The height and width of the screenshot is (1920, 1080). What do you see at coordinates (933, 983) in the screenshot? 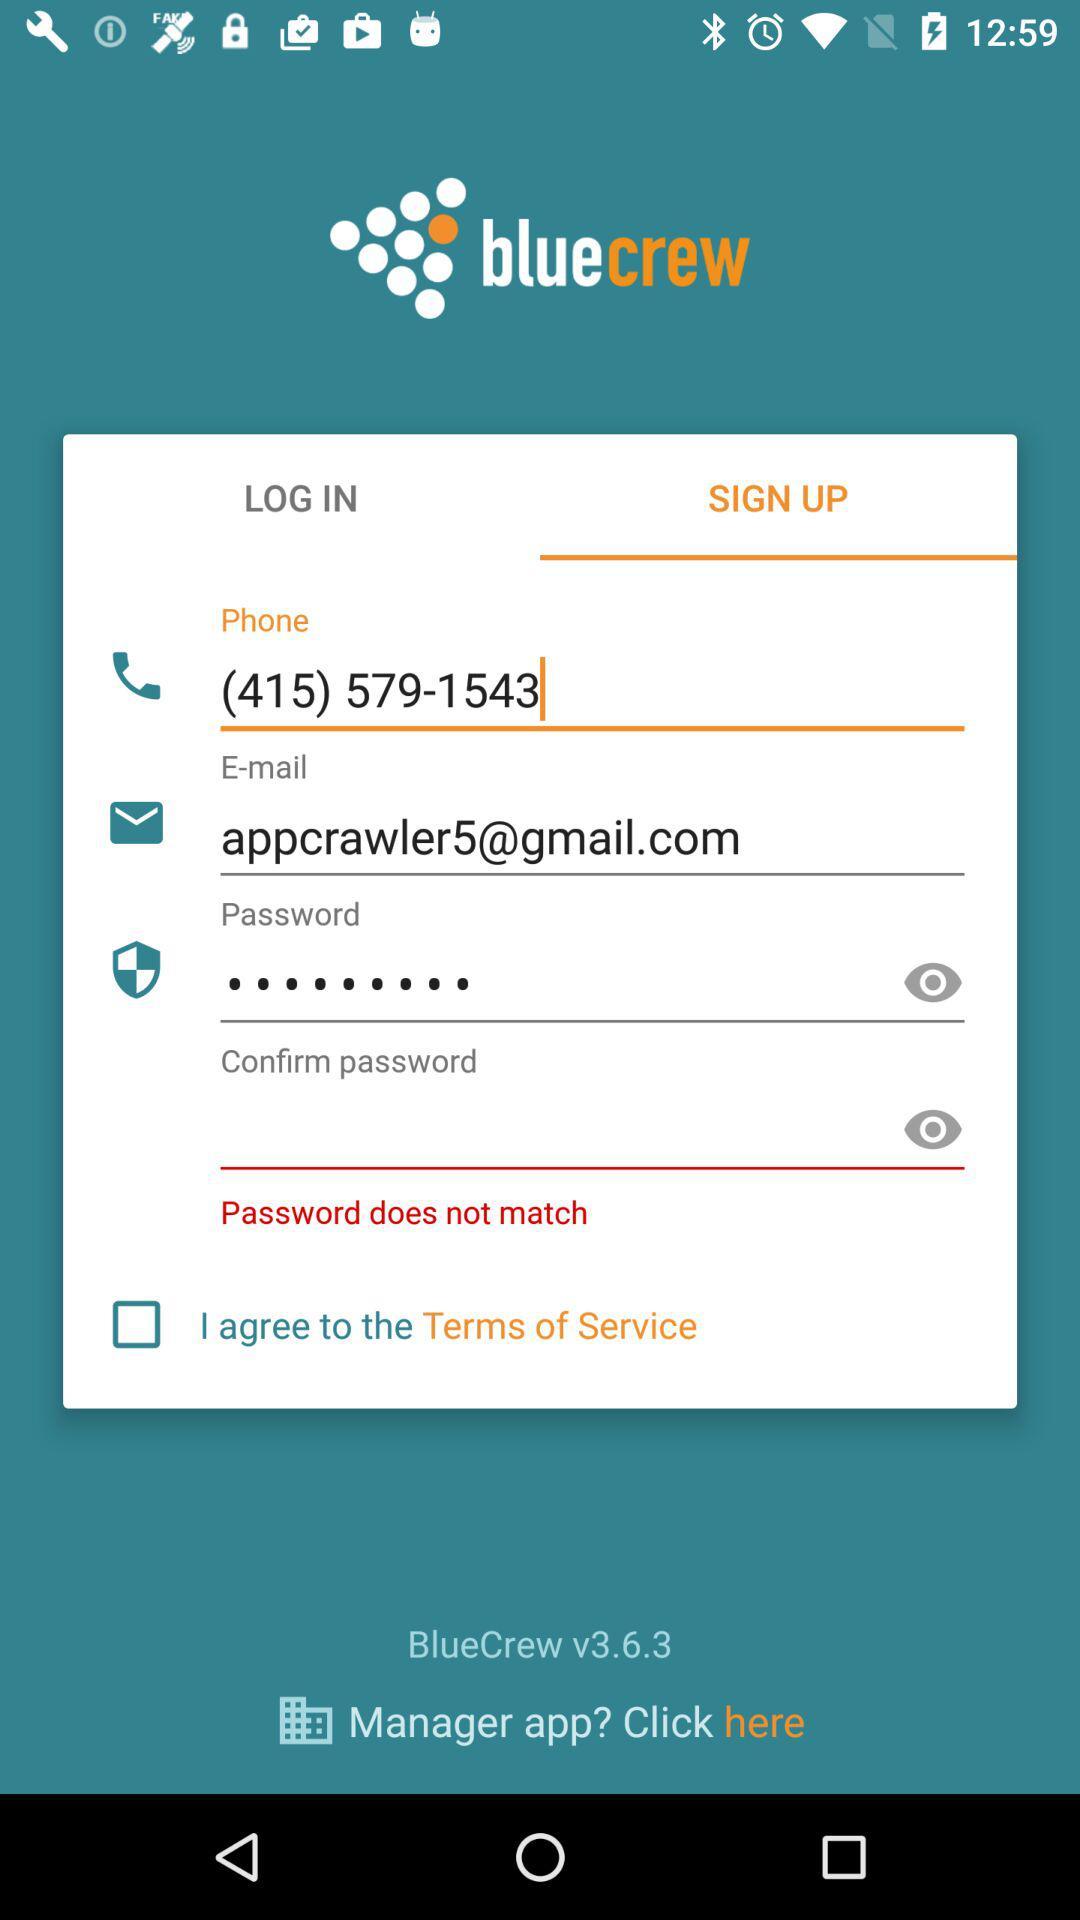
I see `show password` at bounding box center [933, 983].